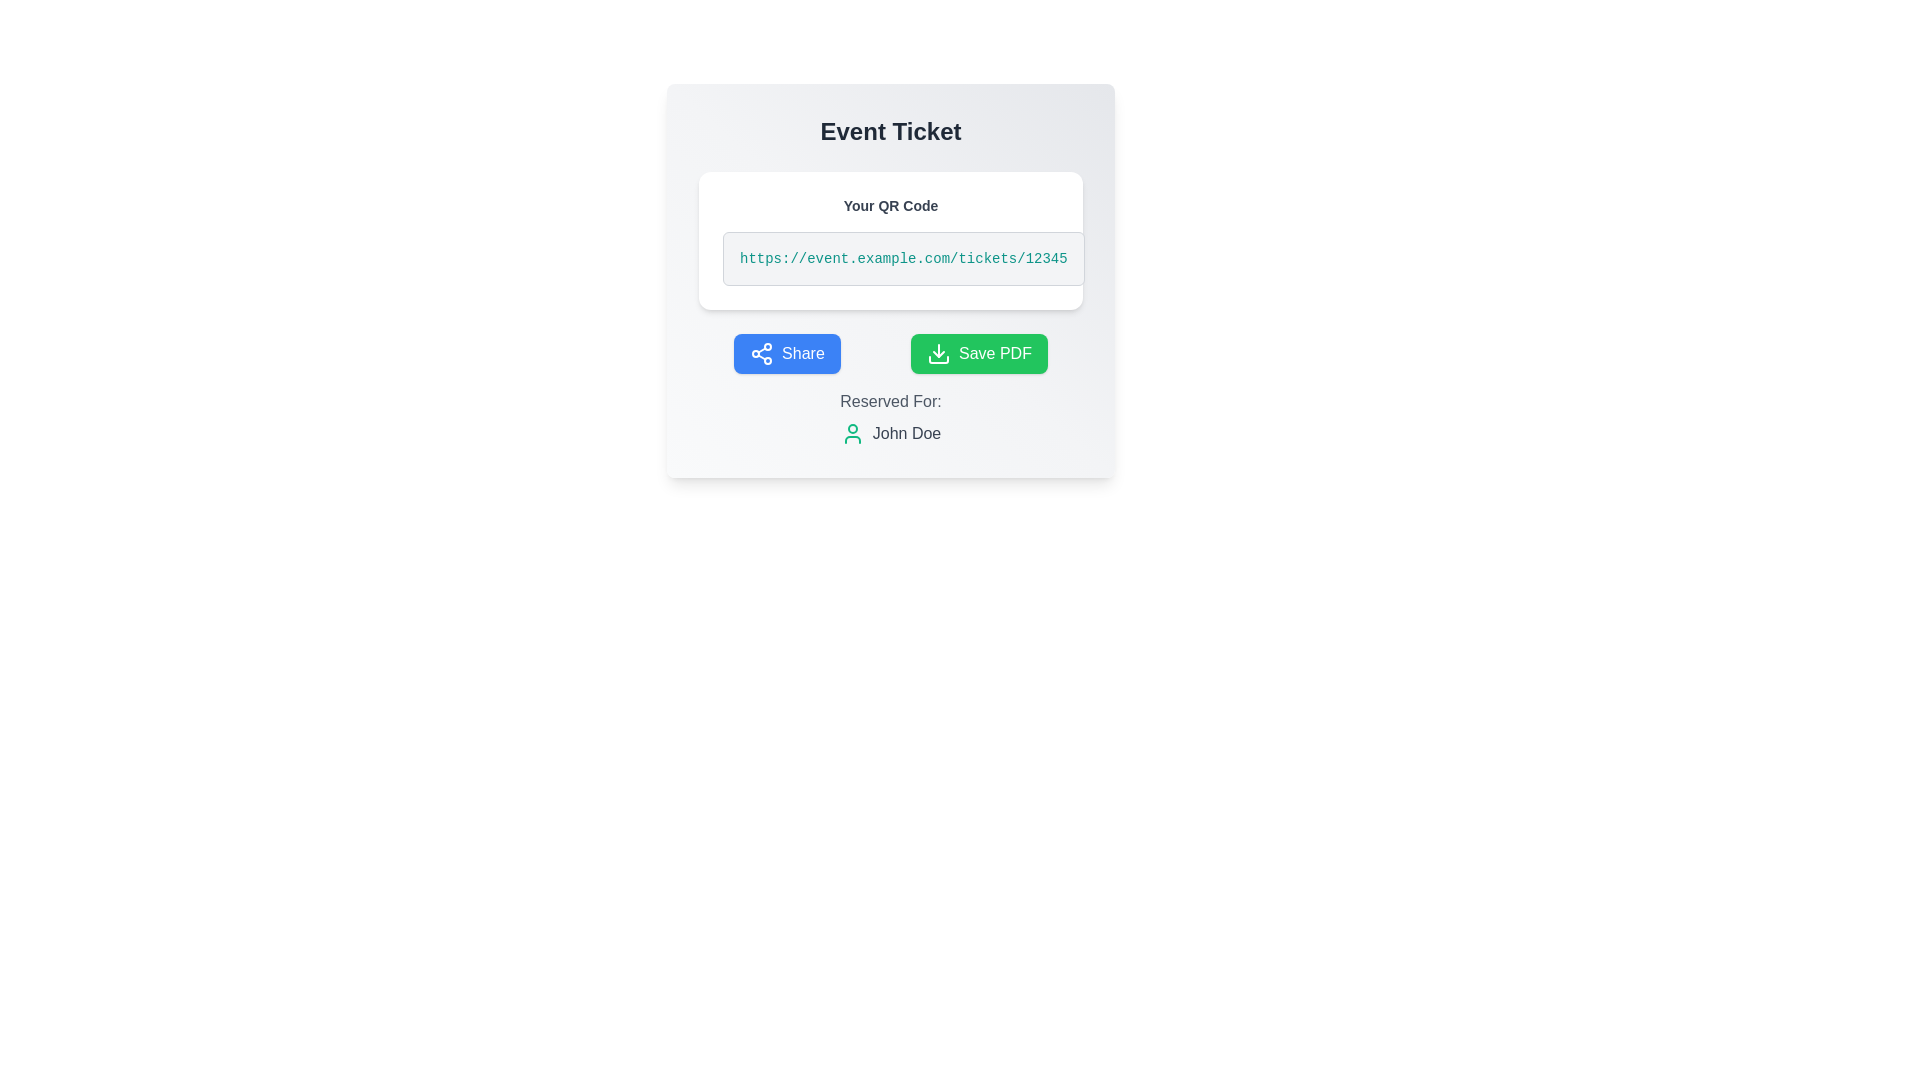 Image resolution: width=1920 pixels, height=1080 pixels. Describe the element at coordinates (786, 353) in the screenshot. I see `the 'Share Event Ticket' button located on the left side of the button group` at that location.